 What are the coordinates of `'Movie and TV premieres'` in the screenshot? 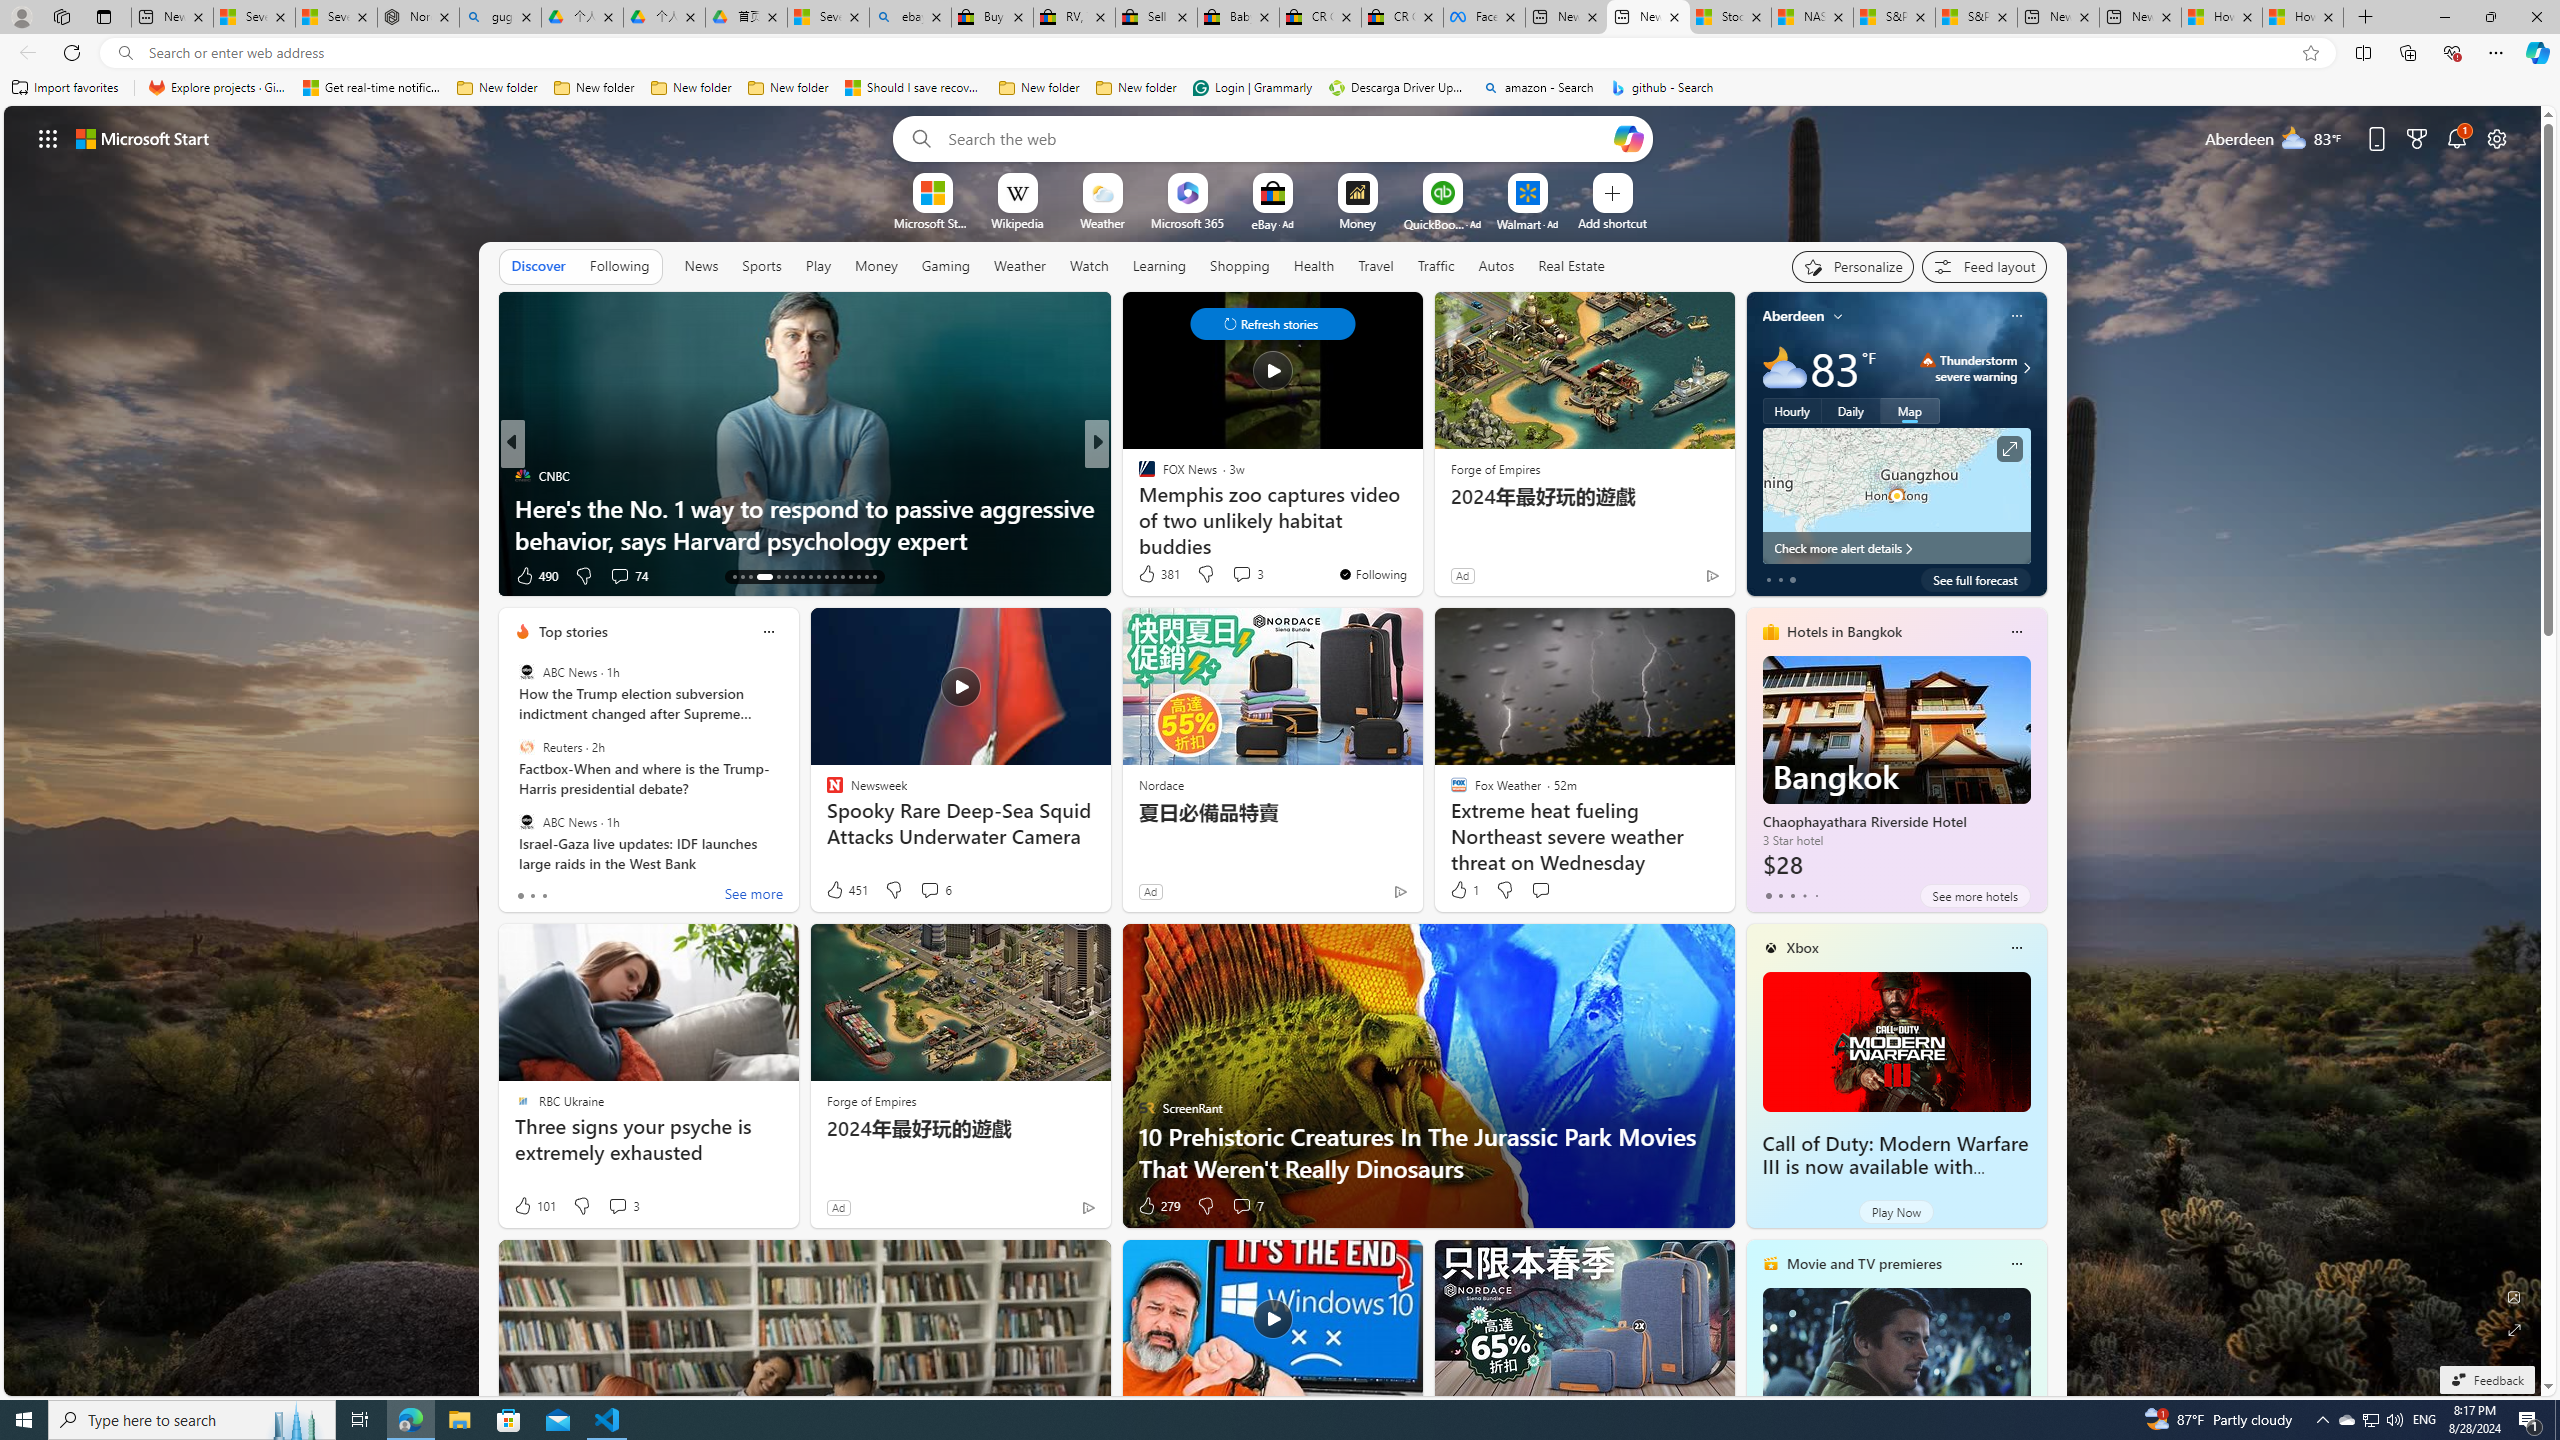 It's located at (1863, 1263).